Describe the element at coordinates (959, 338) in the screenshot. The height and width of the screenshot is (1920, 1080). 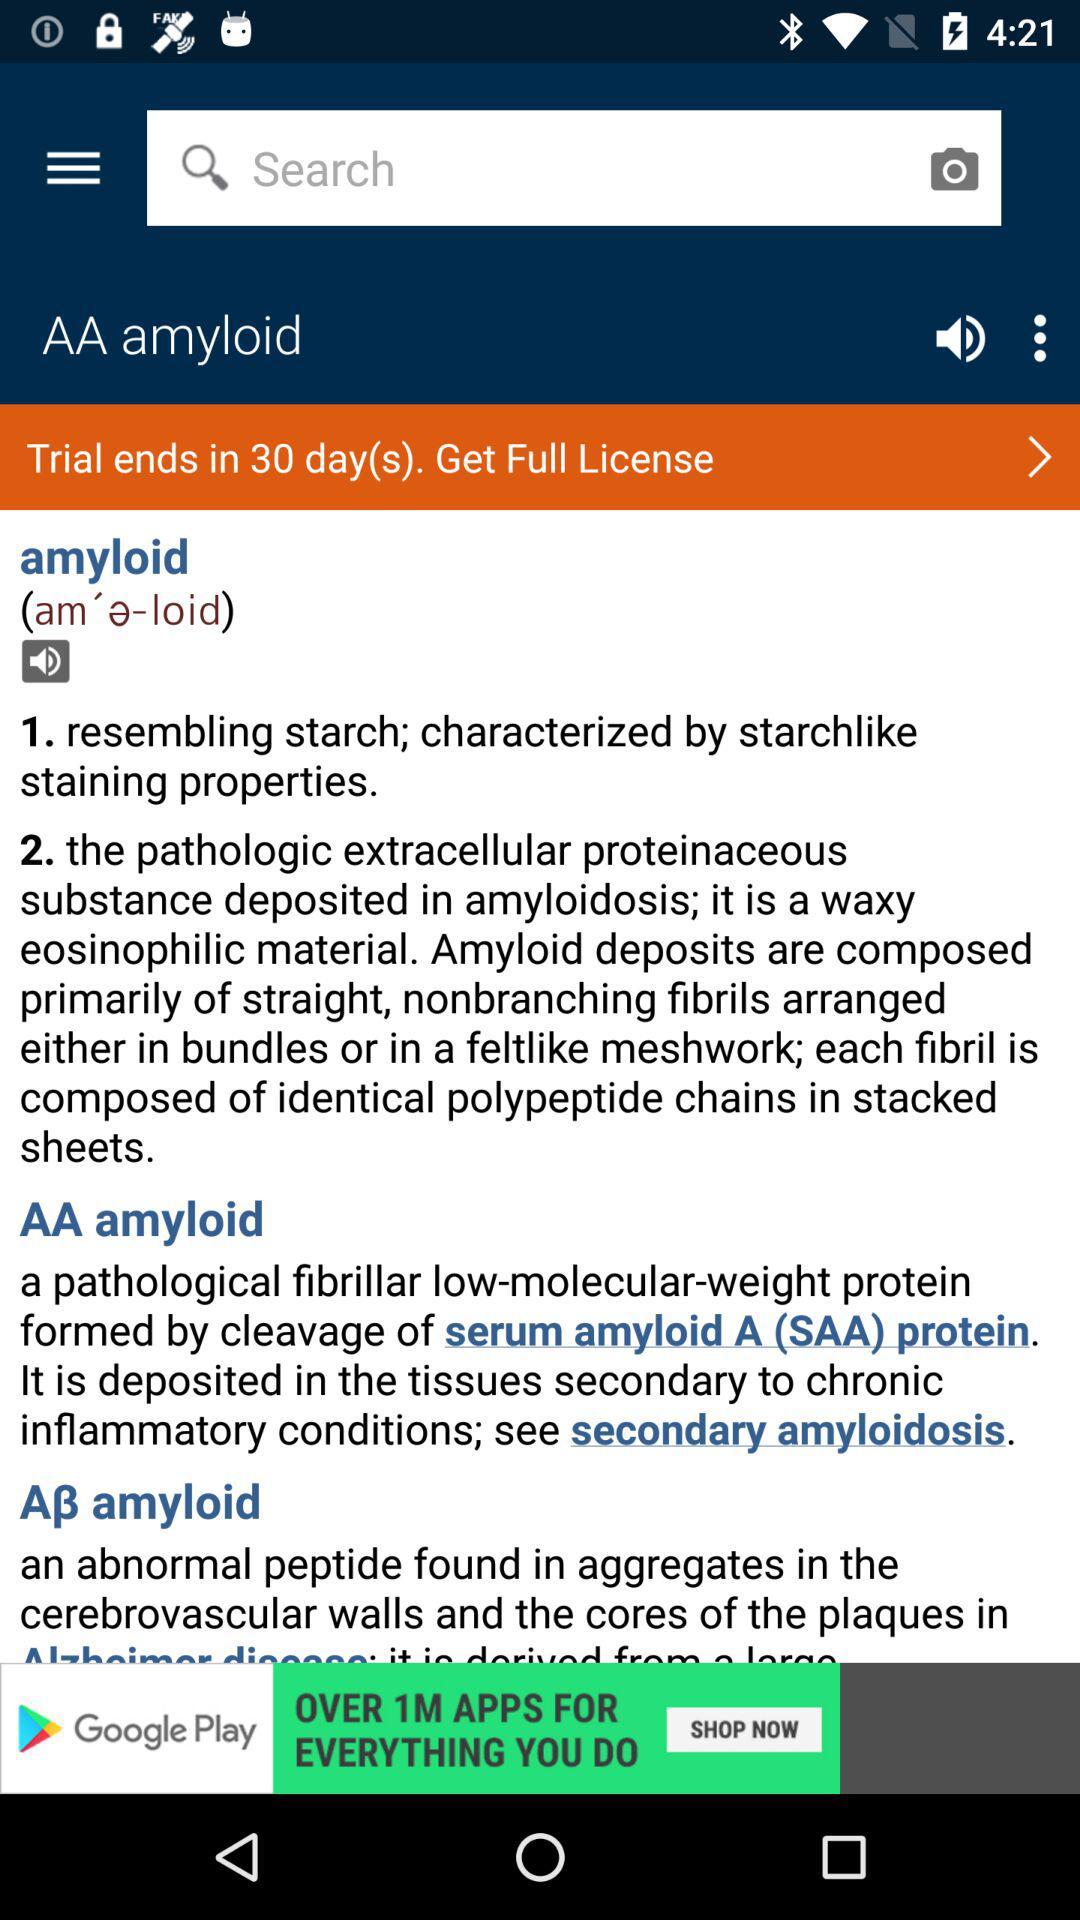
I see `sound control` at that location.